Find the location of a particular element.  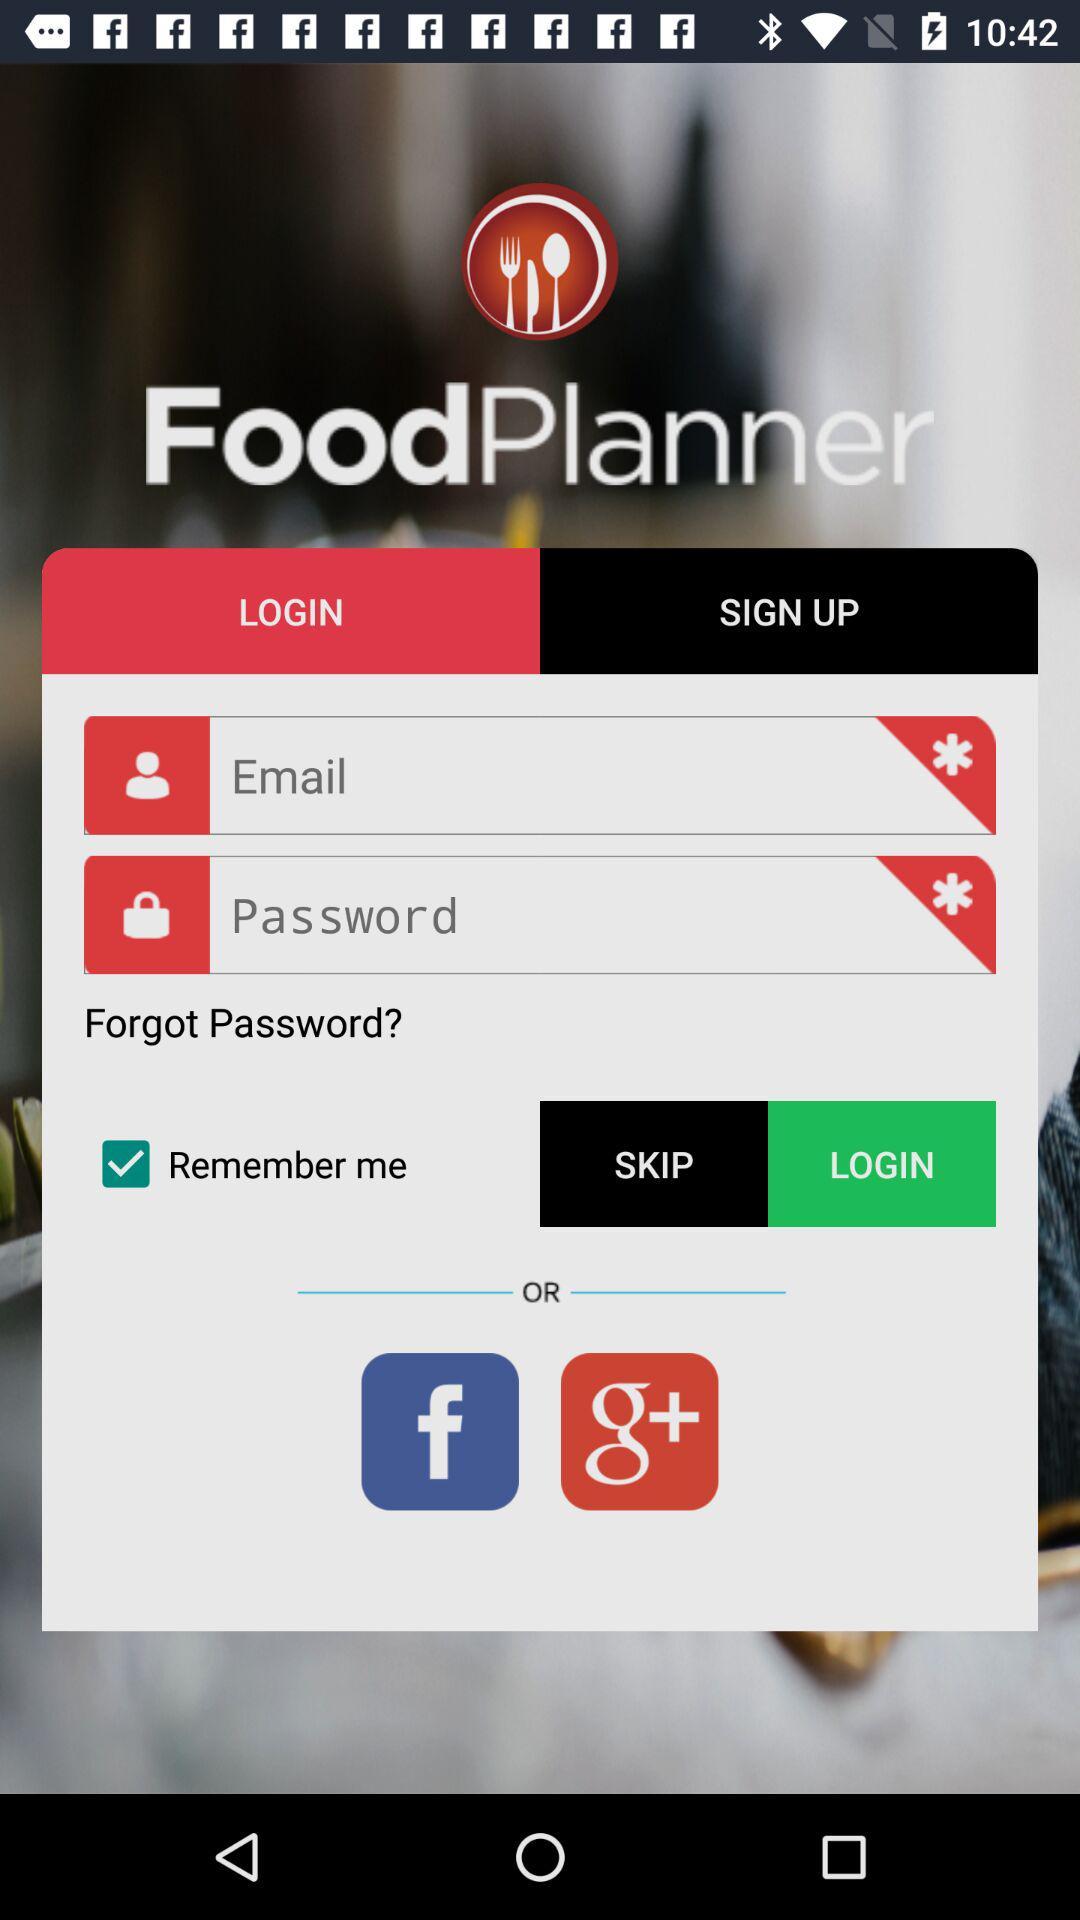

the icon next to the skip is located at coordinates (312, 1164).